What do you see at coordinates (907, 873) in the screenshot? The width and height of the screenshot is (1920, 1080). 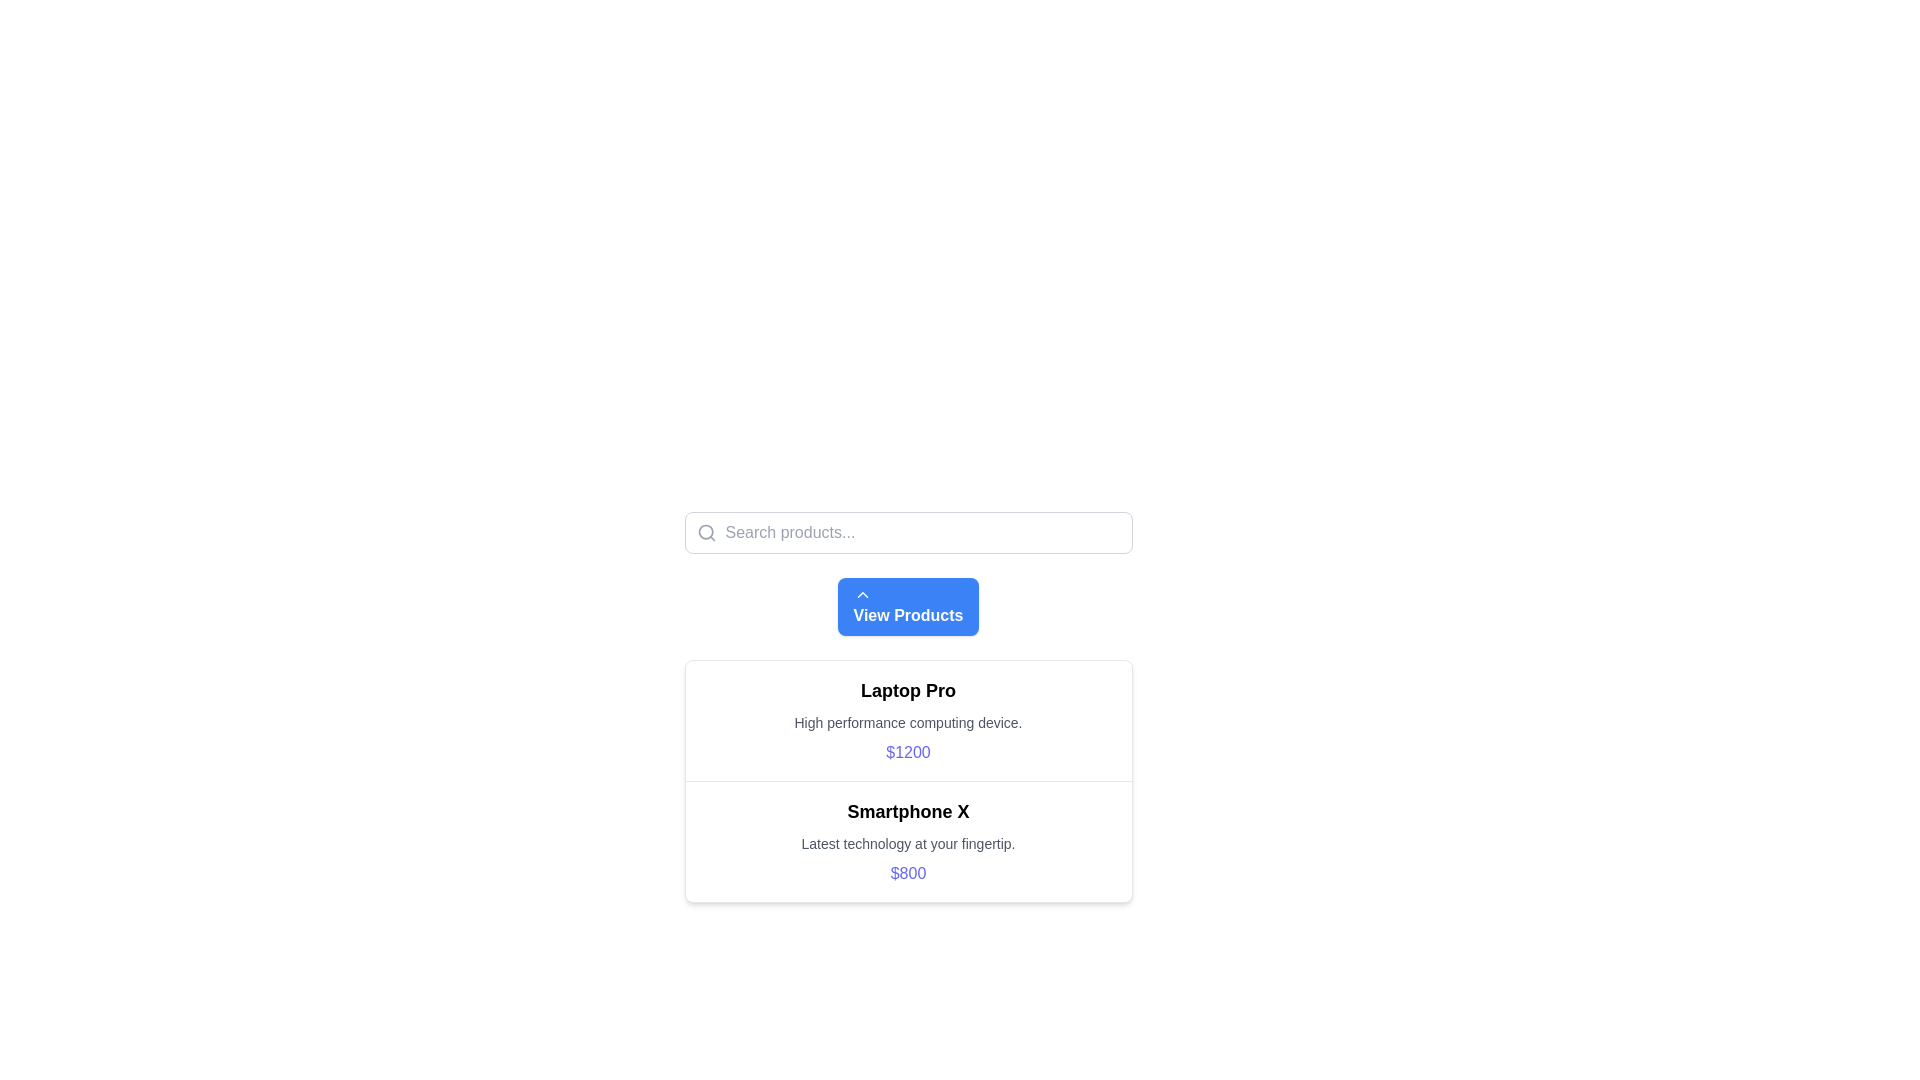 I see `text label displaying the price '$800' for the product 'Smartphone X', which is styled in indigo color and positioned below the product title and description within the card layout` at bounding box center [907, 873].